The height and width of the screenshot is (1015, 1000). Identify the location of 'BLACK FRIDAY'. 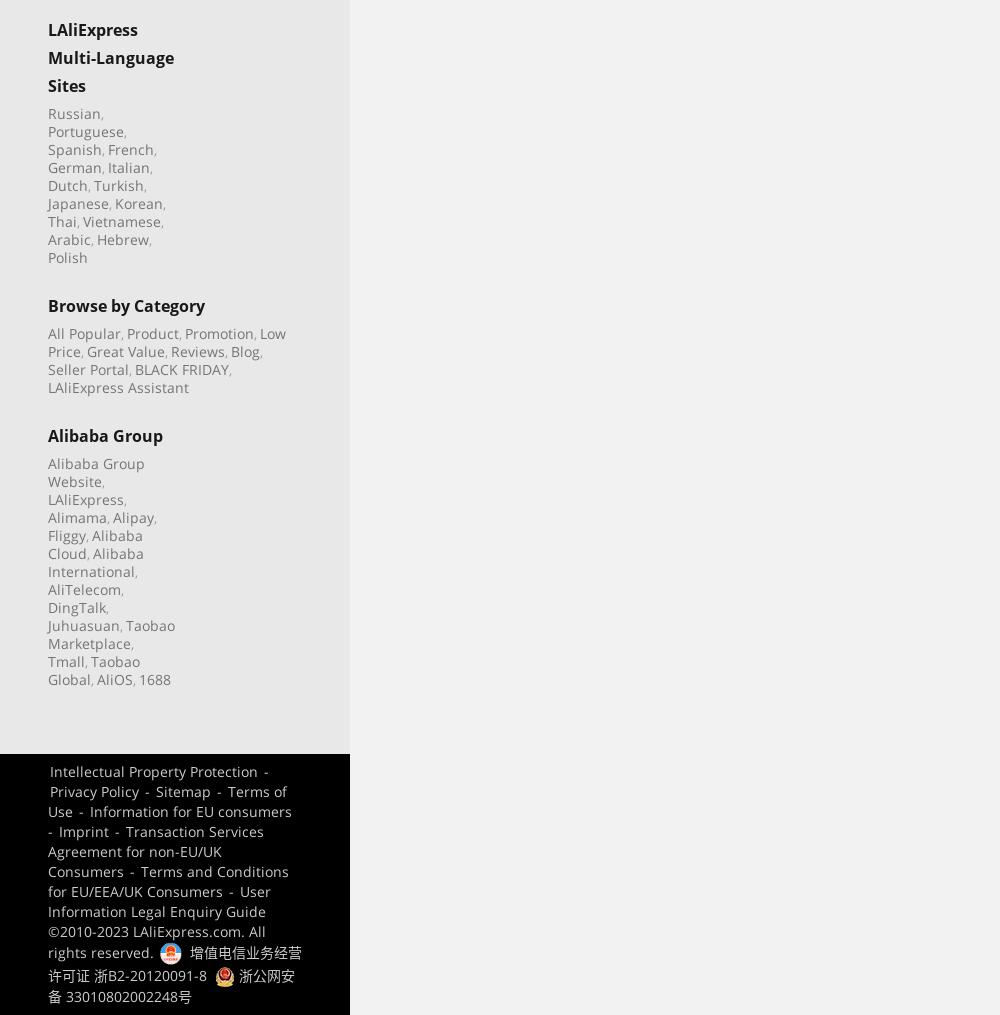
(182, 368).